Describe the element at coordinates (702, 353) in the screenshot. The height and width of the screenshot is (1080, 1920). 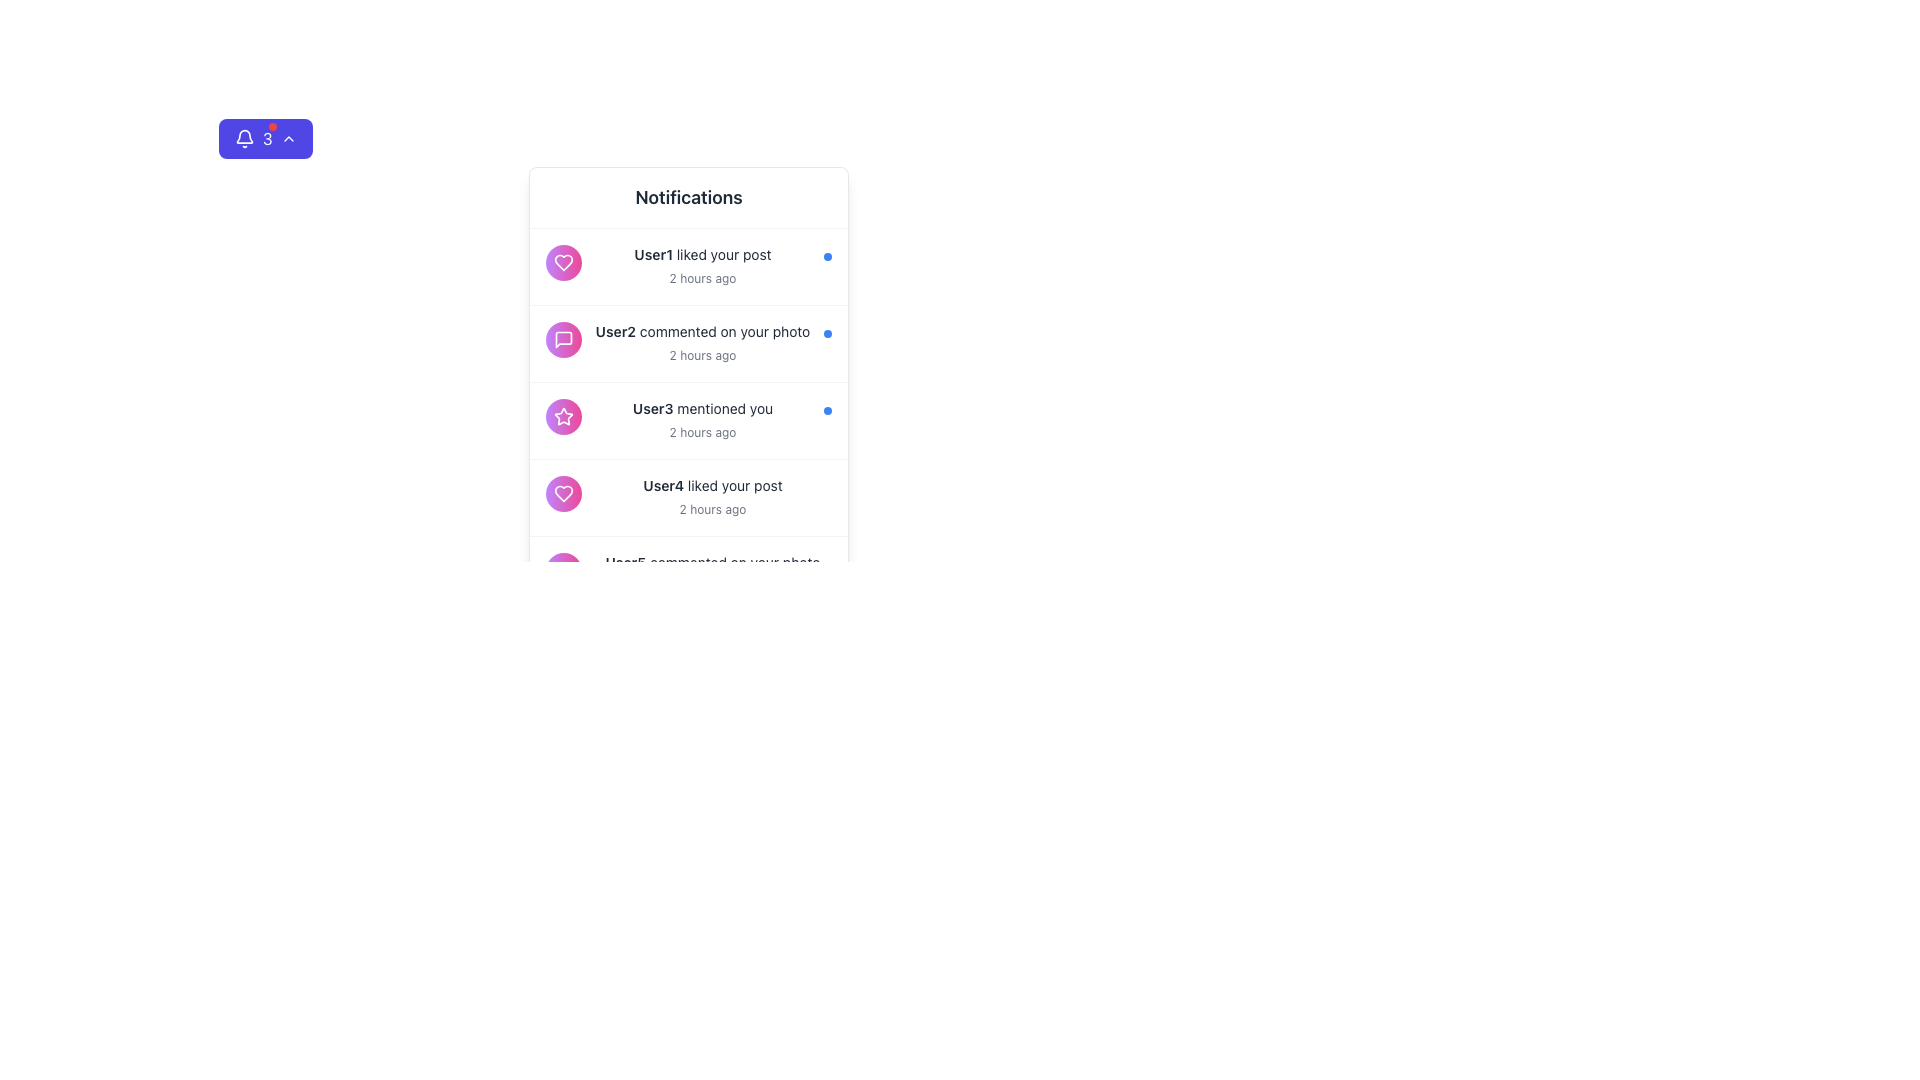
I see `timestamp displayed in the lower right corner of the notification entry indicating when 'User2 commented on your photo'` at that location.